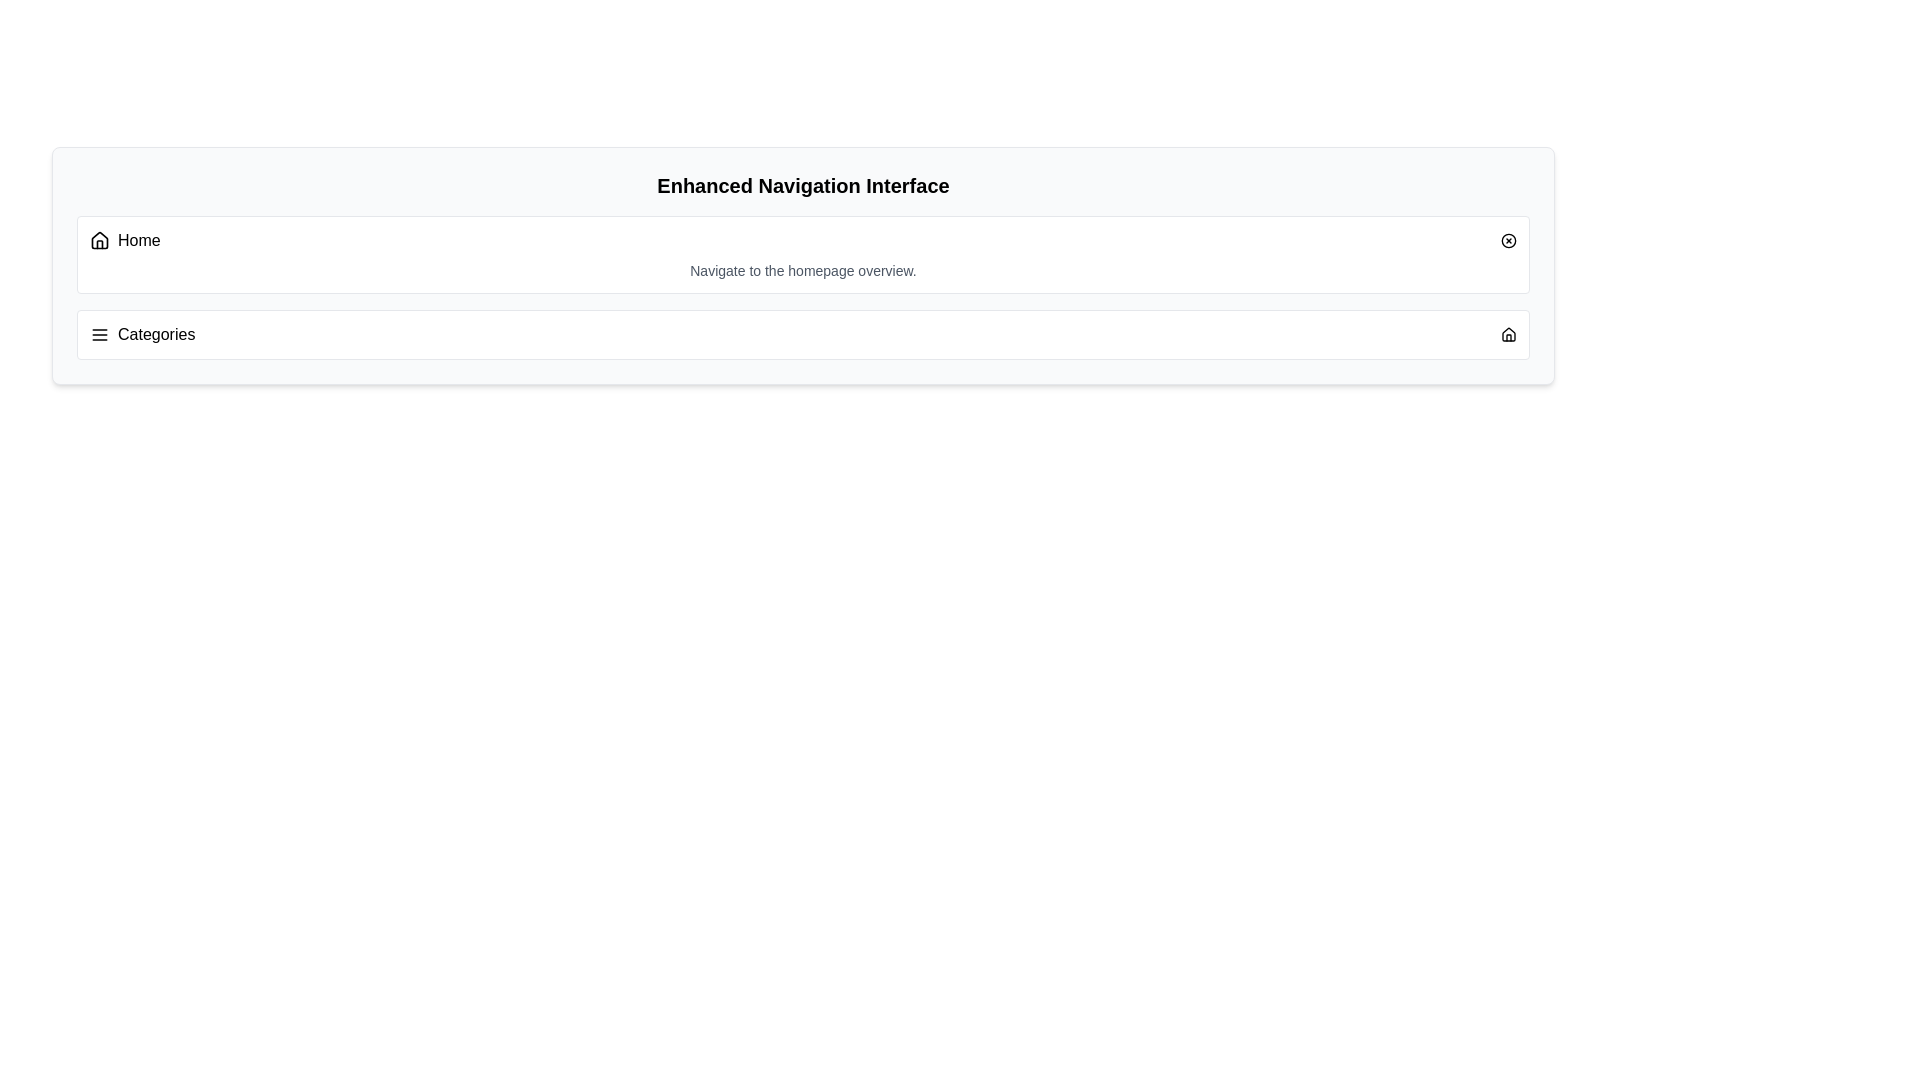  I want to click on the 'Home' text element with the house icon, so click(124, 239).